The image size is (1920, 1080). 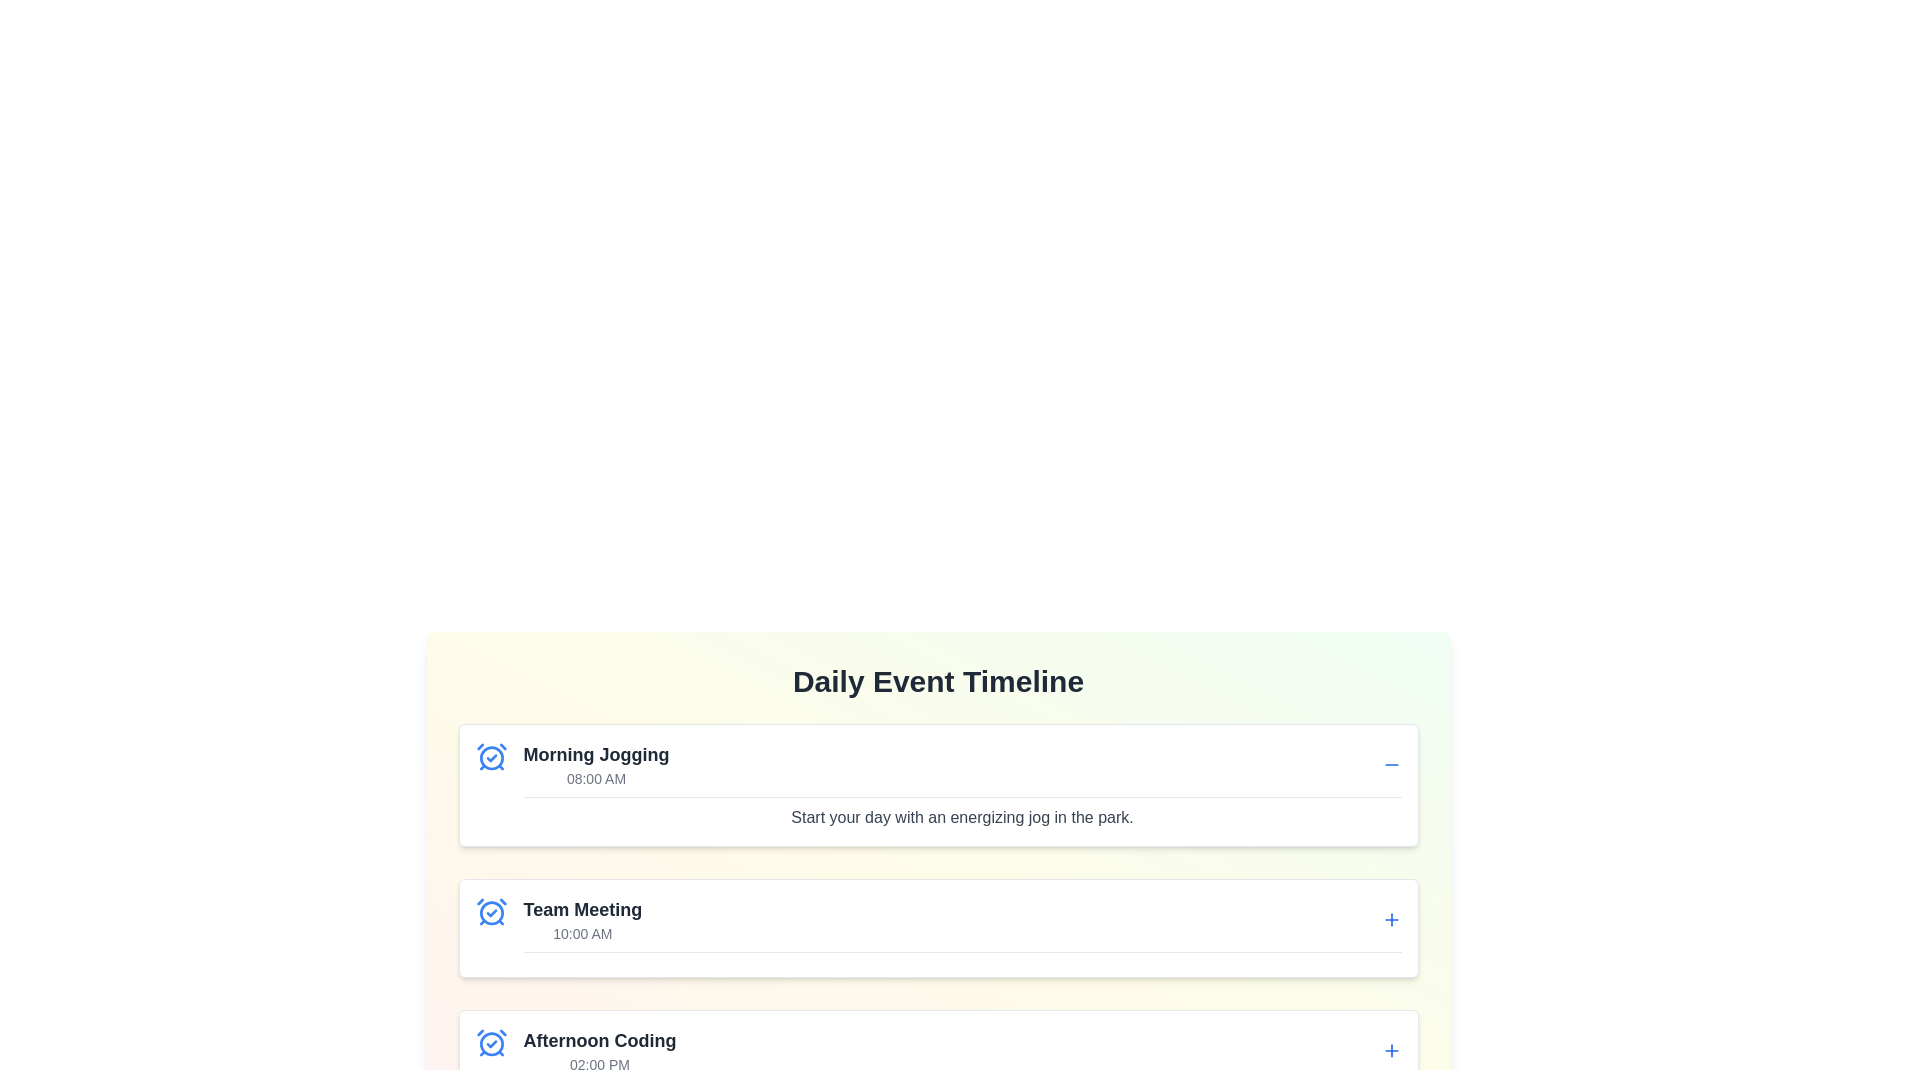 What do you see at coordinates (937, 924) in the screenshot?
I see `the '+' button on the event entry titled 'Team Meeting' scheduled for '10:00 AM'` at bounding box center [937, 924].